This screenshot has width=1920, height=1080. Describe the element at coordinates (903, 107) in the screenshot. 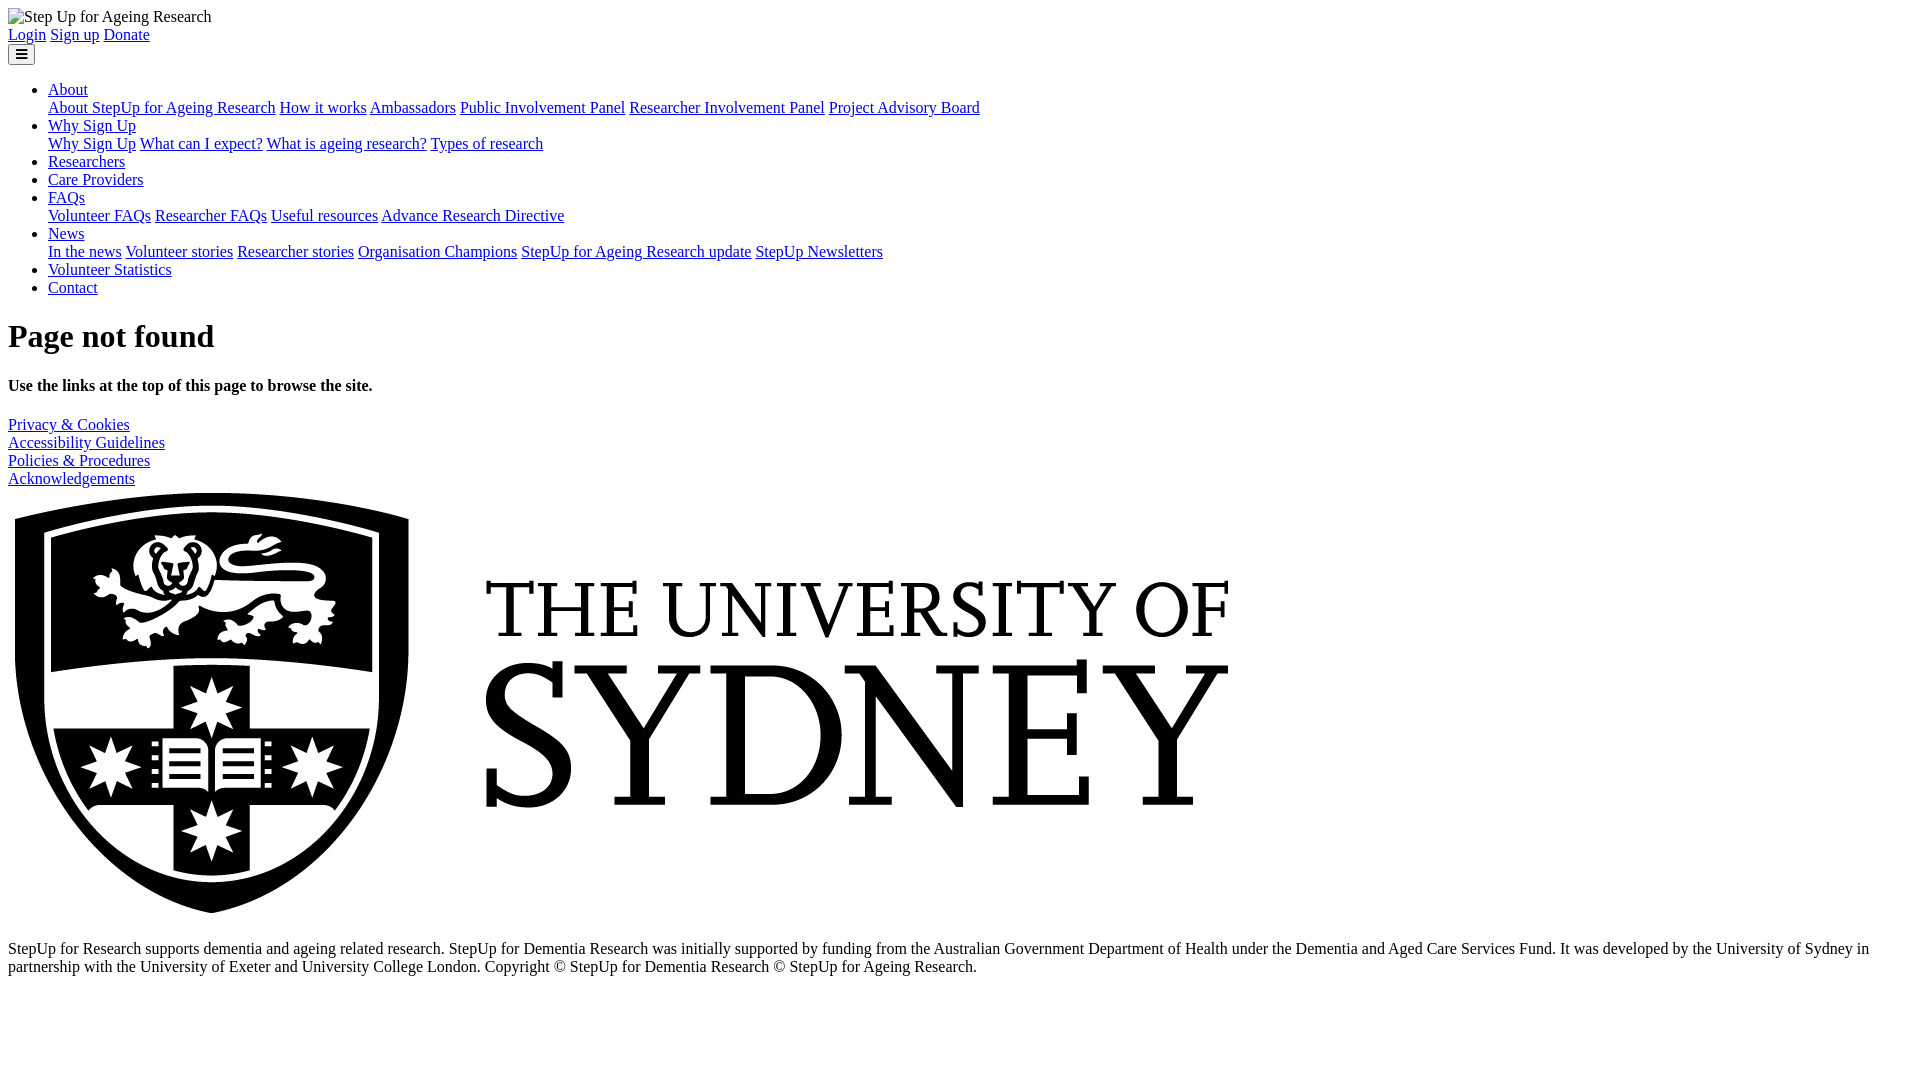

I see `'Project Advisory Board'` at that location.